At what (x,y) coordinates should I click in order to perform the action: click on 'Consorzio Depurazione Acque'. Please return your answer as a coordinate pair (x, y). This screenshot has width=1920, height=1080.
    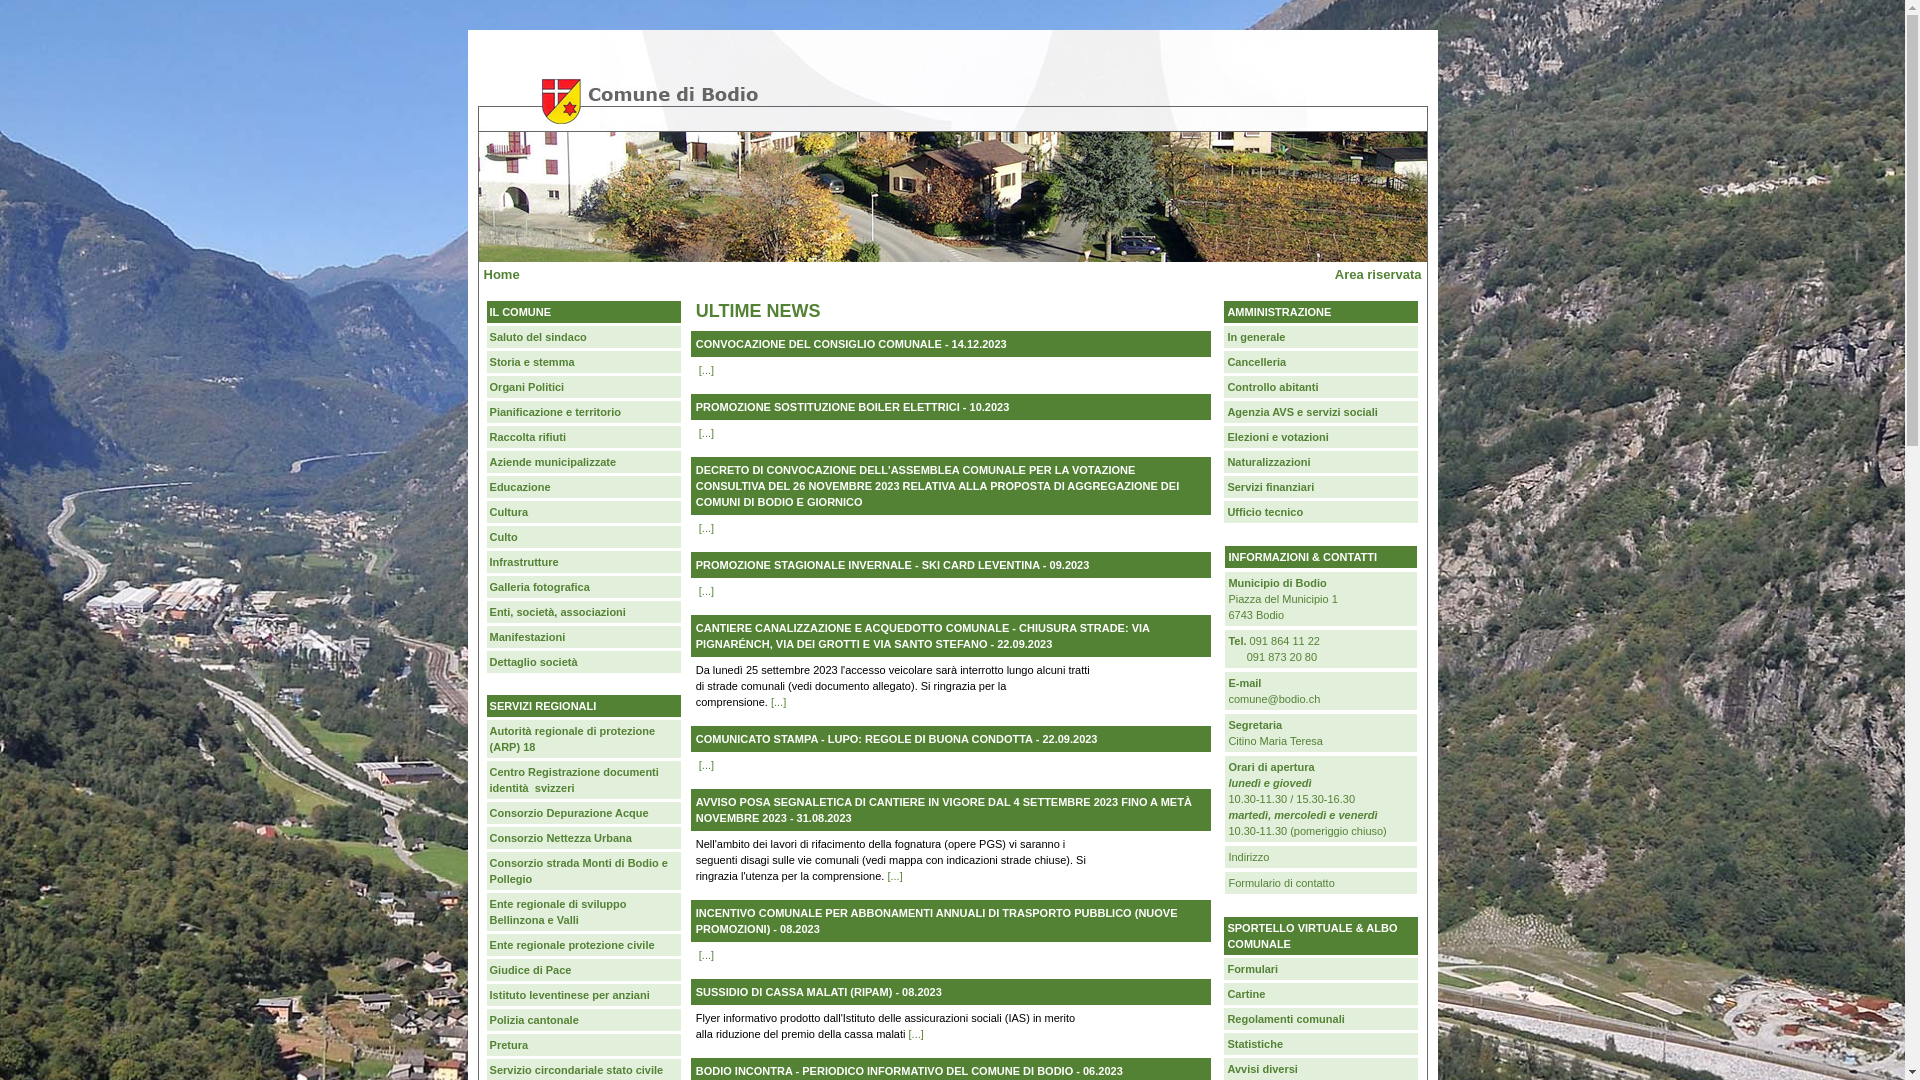
    Looking at the image, I should click on (583, 813).